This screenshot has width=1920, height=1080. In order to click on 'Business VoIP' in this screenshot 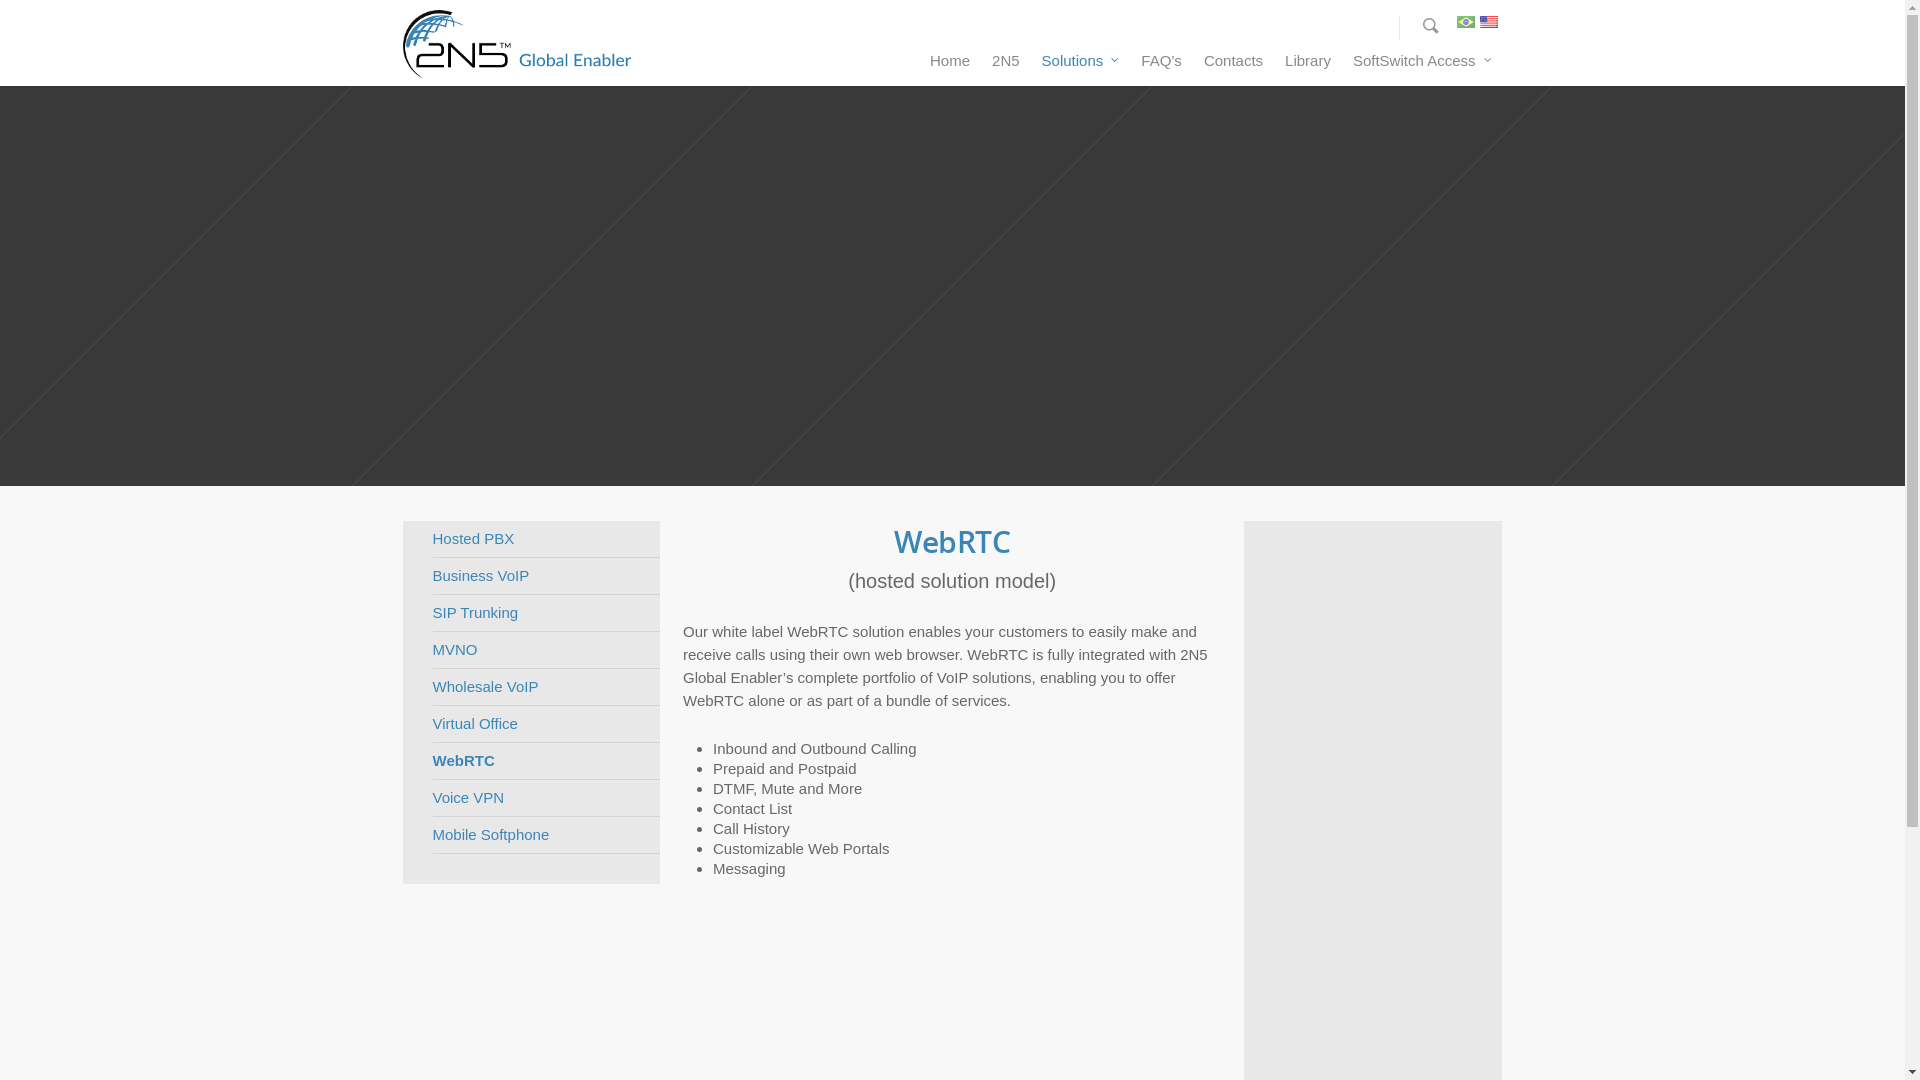, I will do `click(431, 576)`.